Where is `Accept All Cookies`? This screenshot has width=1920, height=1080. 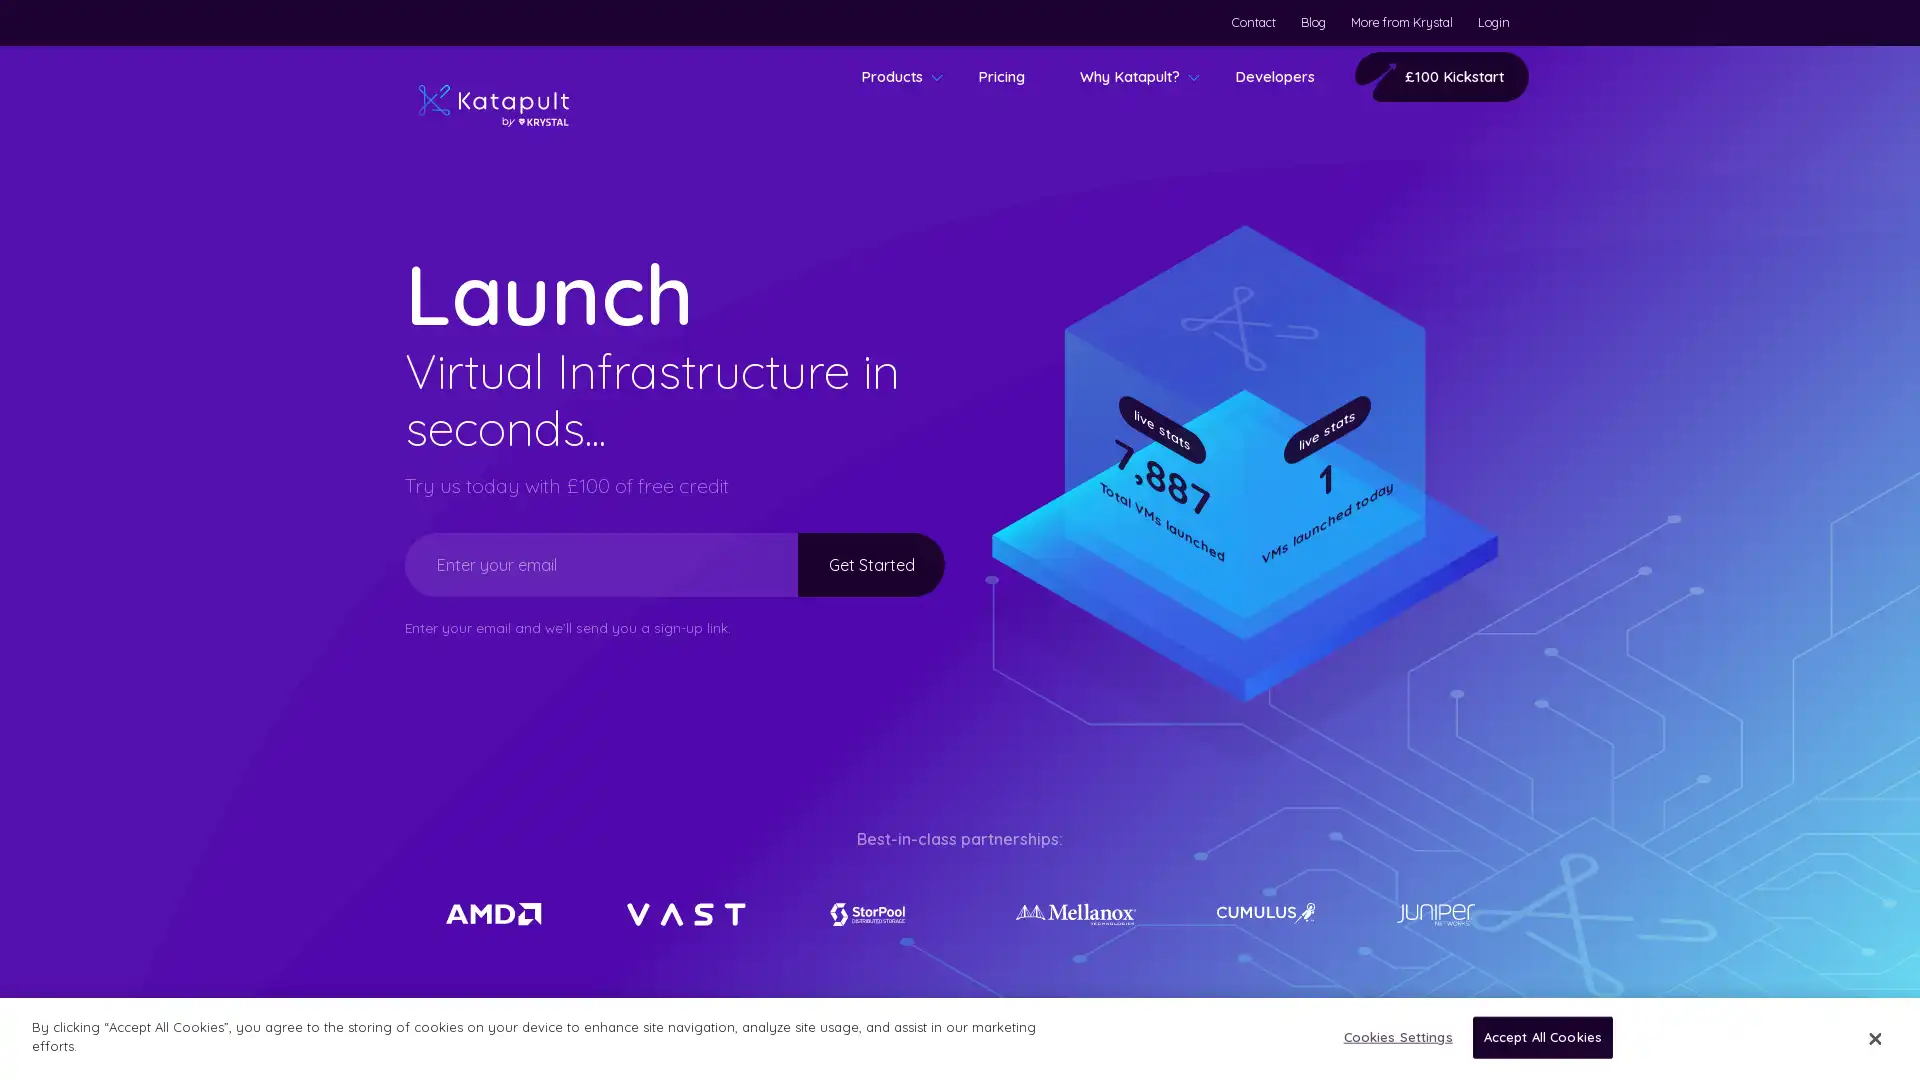
Accept All Cookies is located at coordinates (1541, 1036).